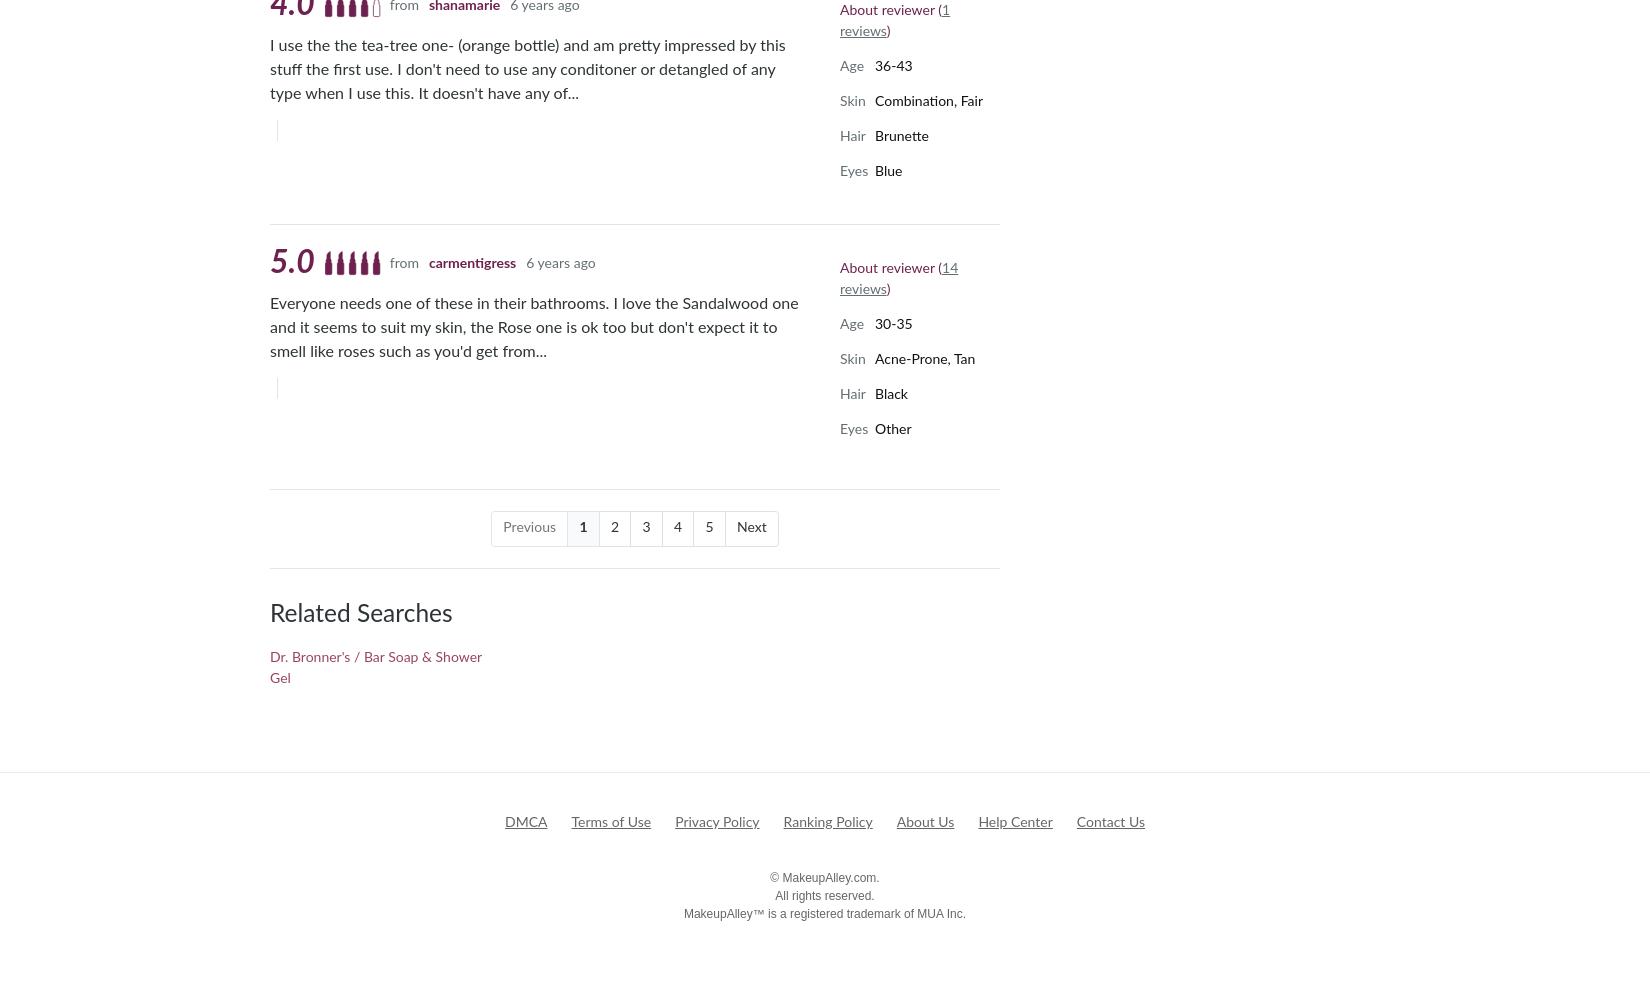  I want to click on 'Ranking Policy', so click(827, 821).